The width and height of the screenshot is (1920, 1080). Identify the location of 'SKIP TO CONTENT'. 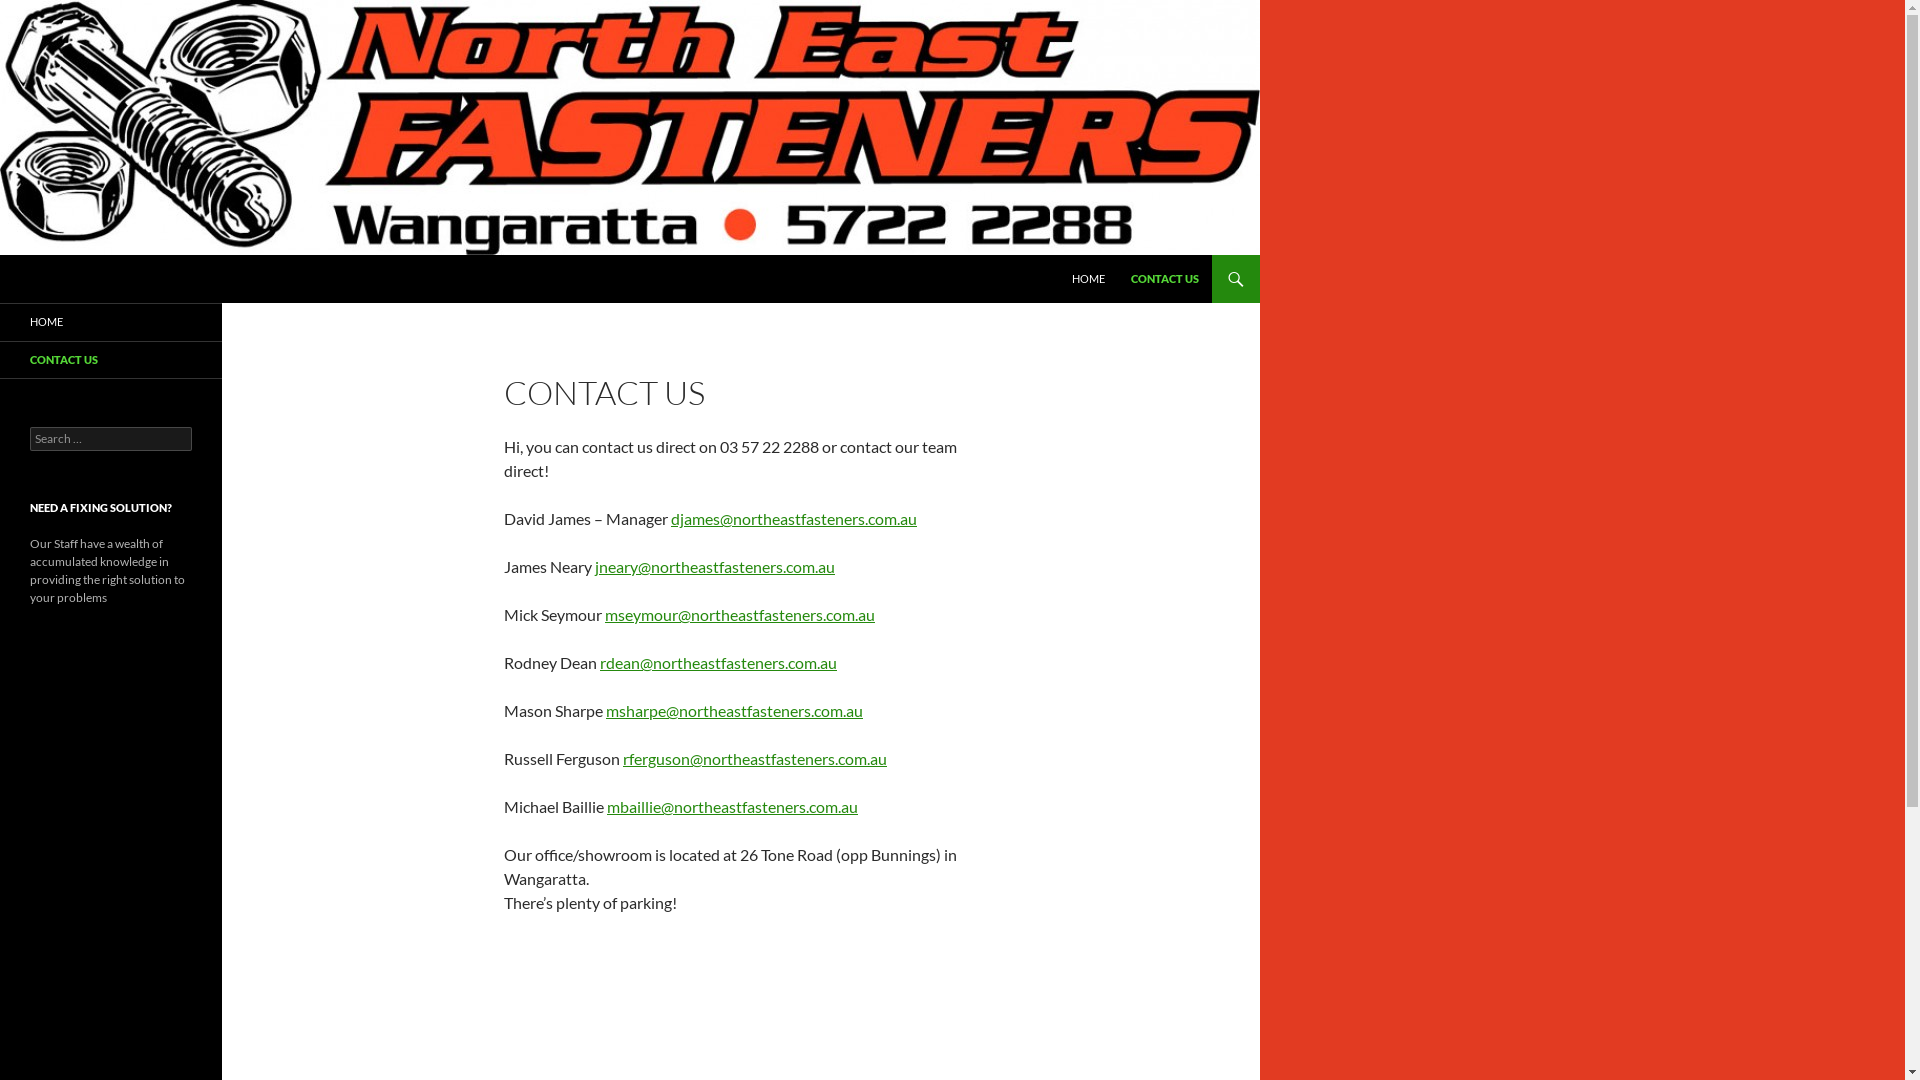
(1059, 254).